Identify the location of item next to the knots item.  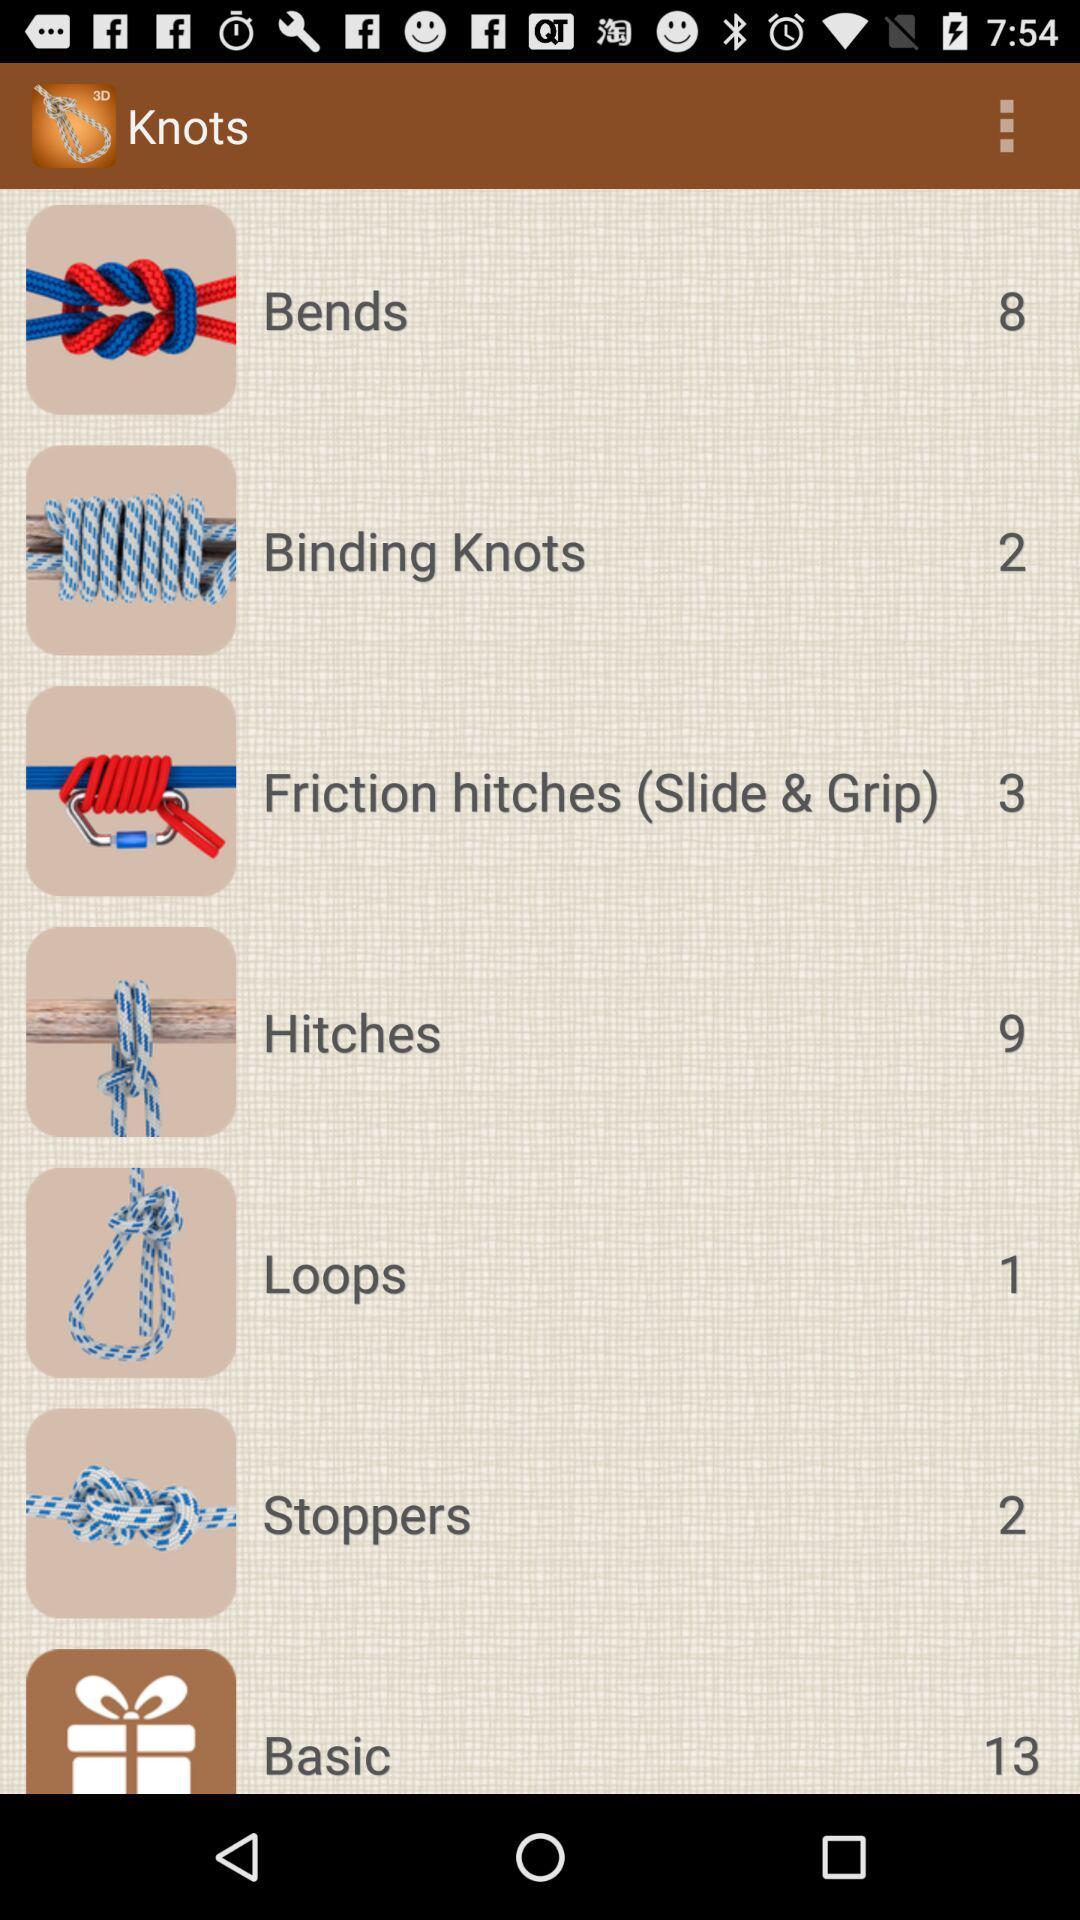
(1006, 124).